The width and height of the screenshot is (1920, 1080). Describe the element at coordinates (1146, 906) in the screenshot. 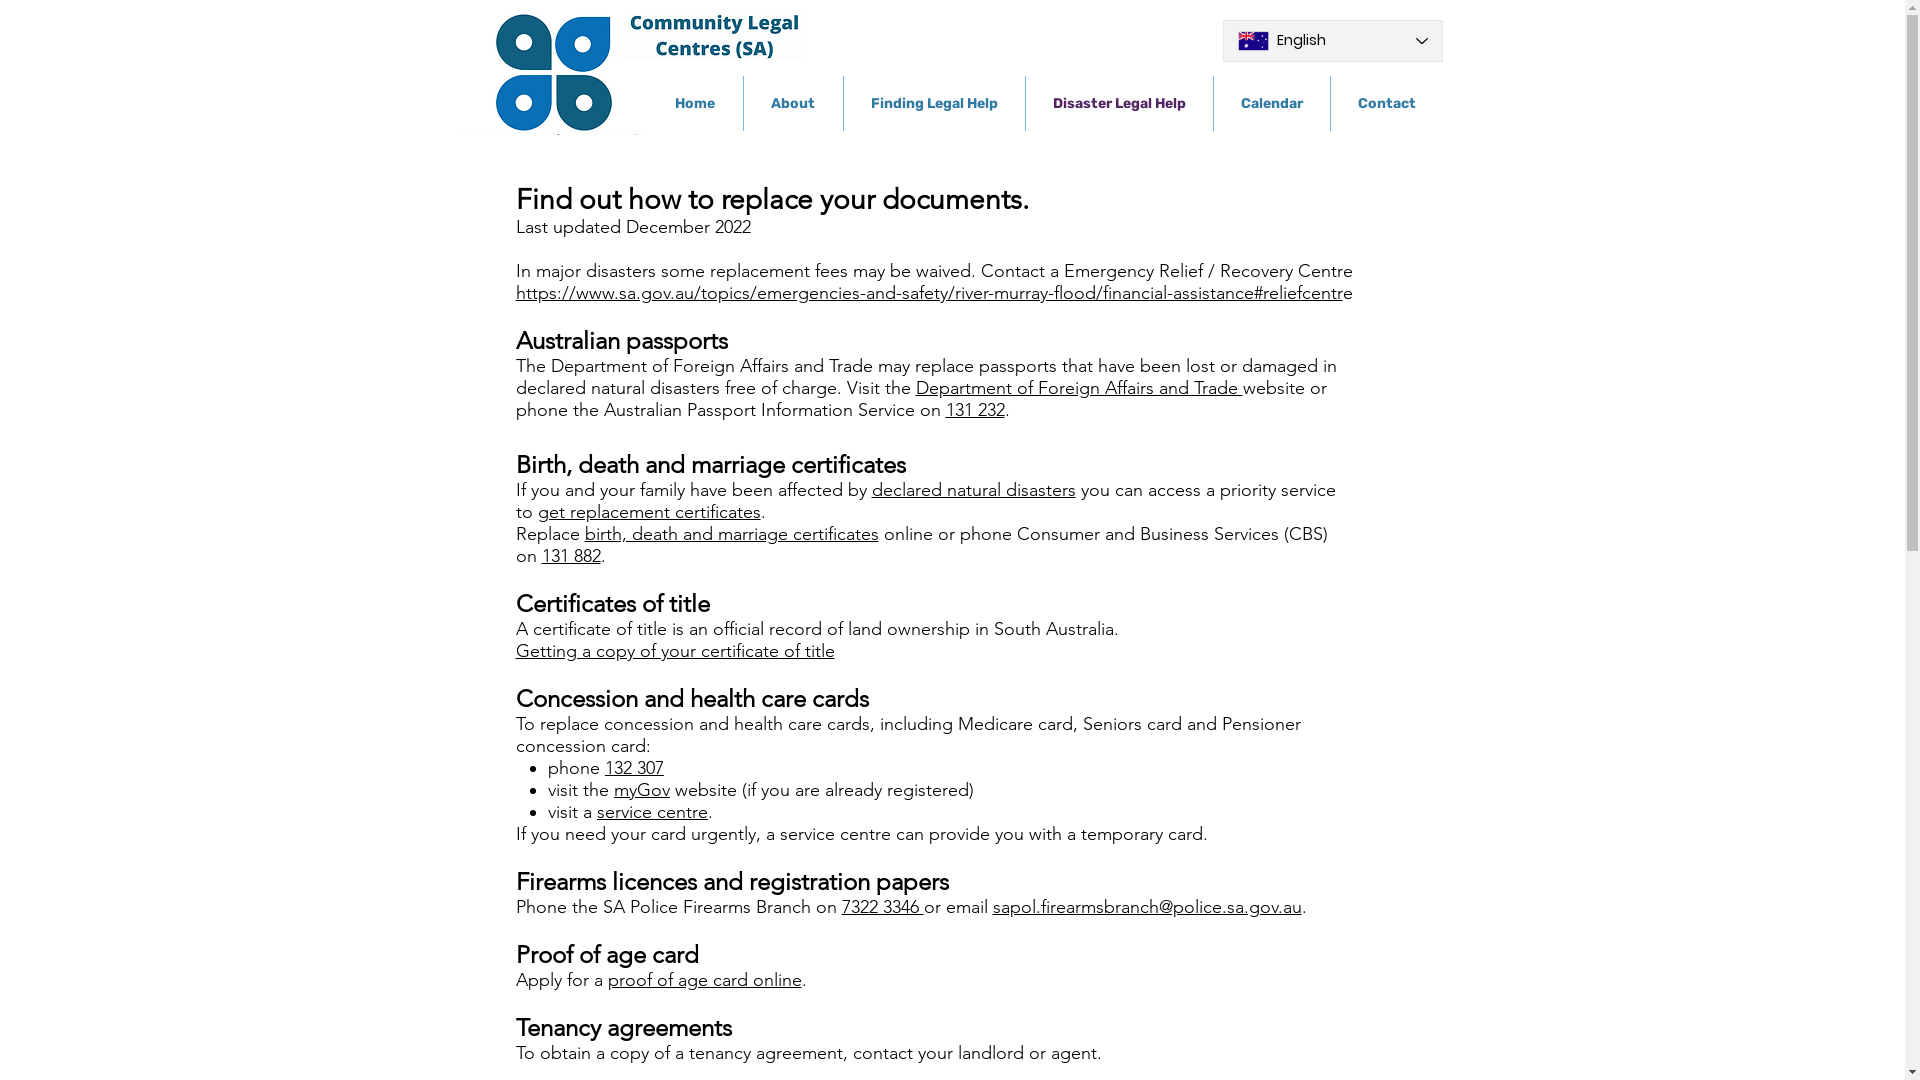

I see `'sapol.firearmsbranch@police.sa.gov.au'` at that location.